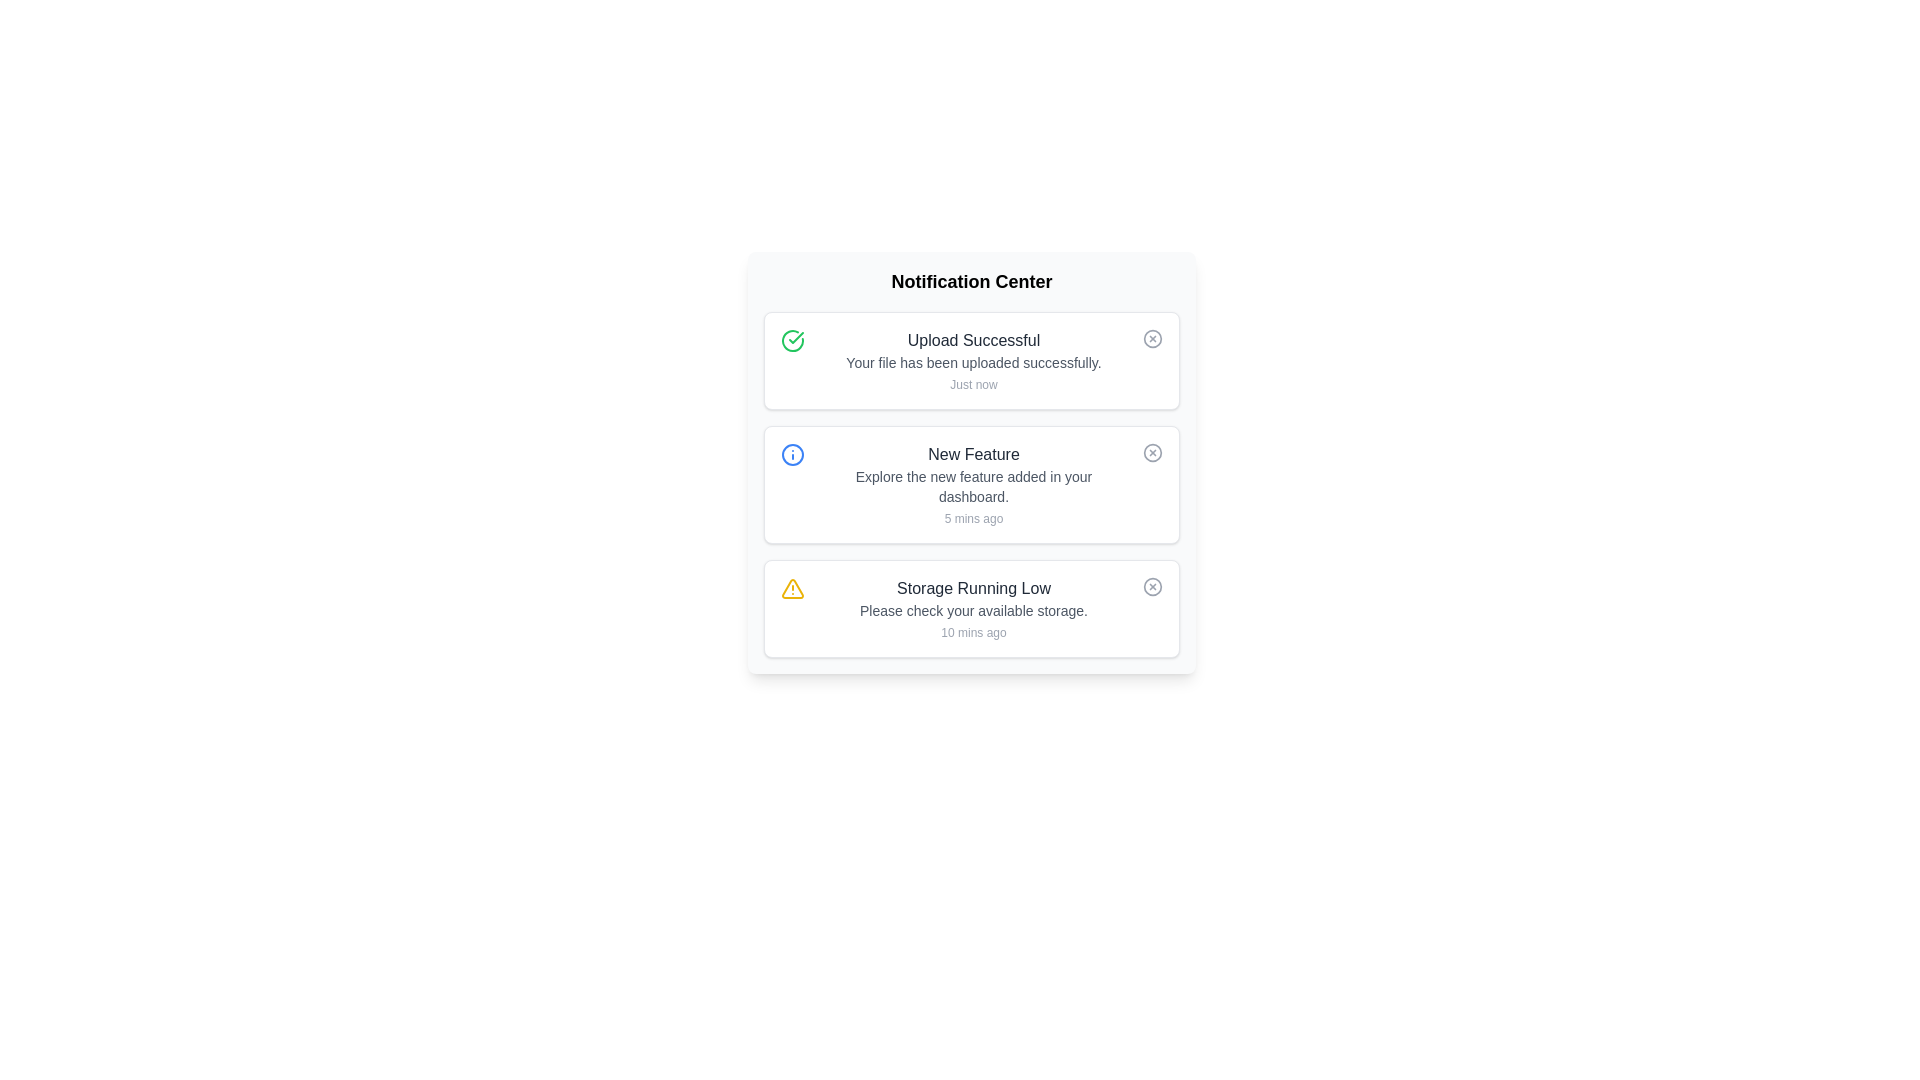 The height and width of the screenshot is (1080, 1920). I want to click on the circular graphical element with a thin stroke located in the bottom-right notification card of the Notification Center panel, so click(1152, 585).